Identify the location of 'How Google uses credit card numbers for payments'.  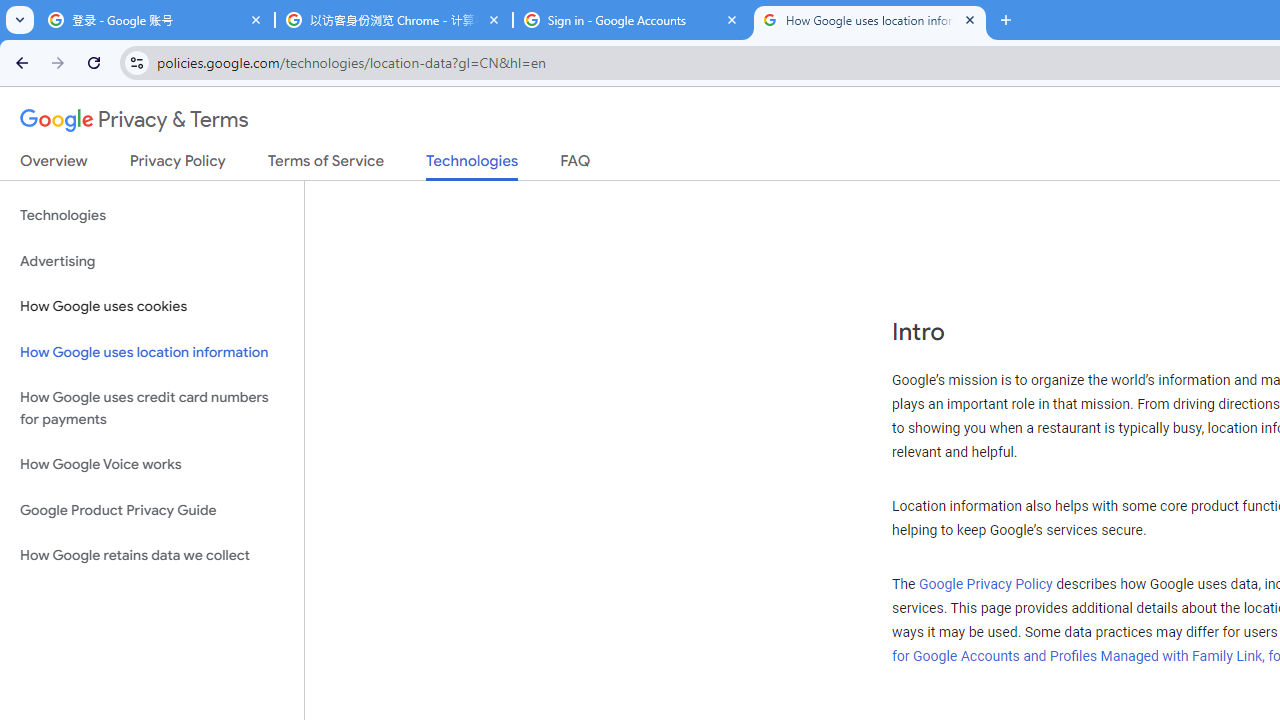
(151, 407).